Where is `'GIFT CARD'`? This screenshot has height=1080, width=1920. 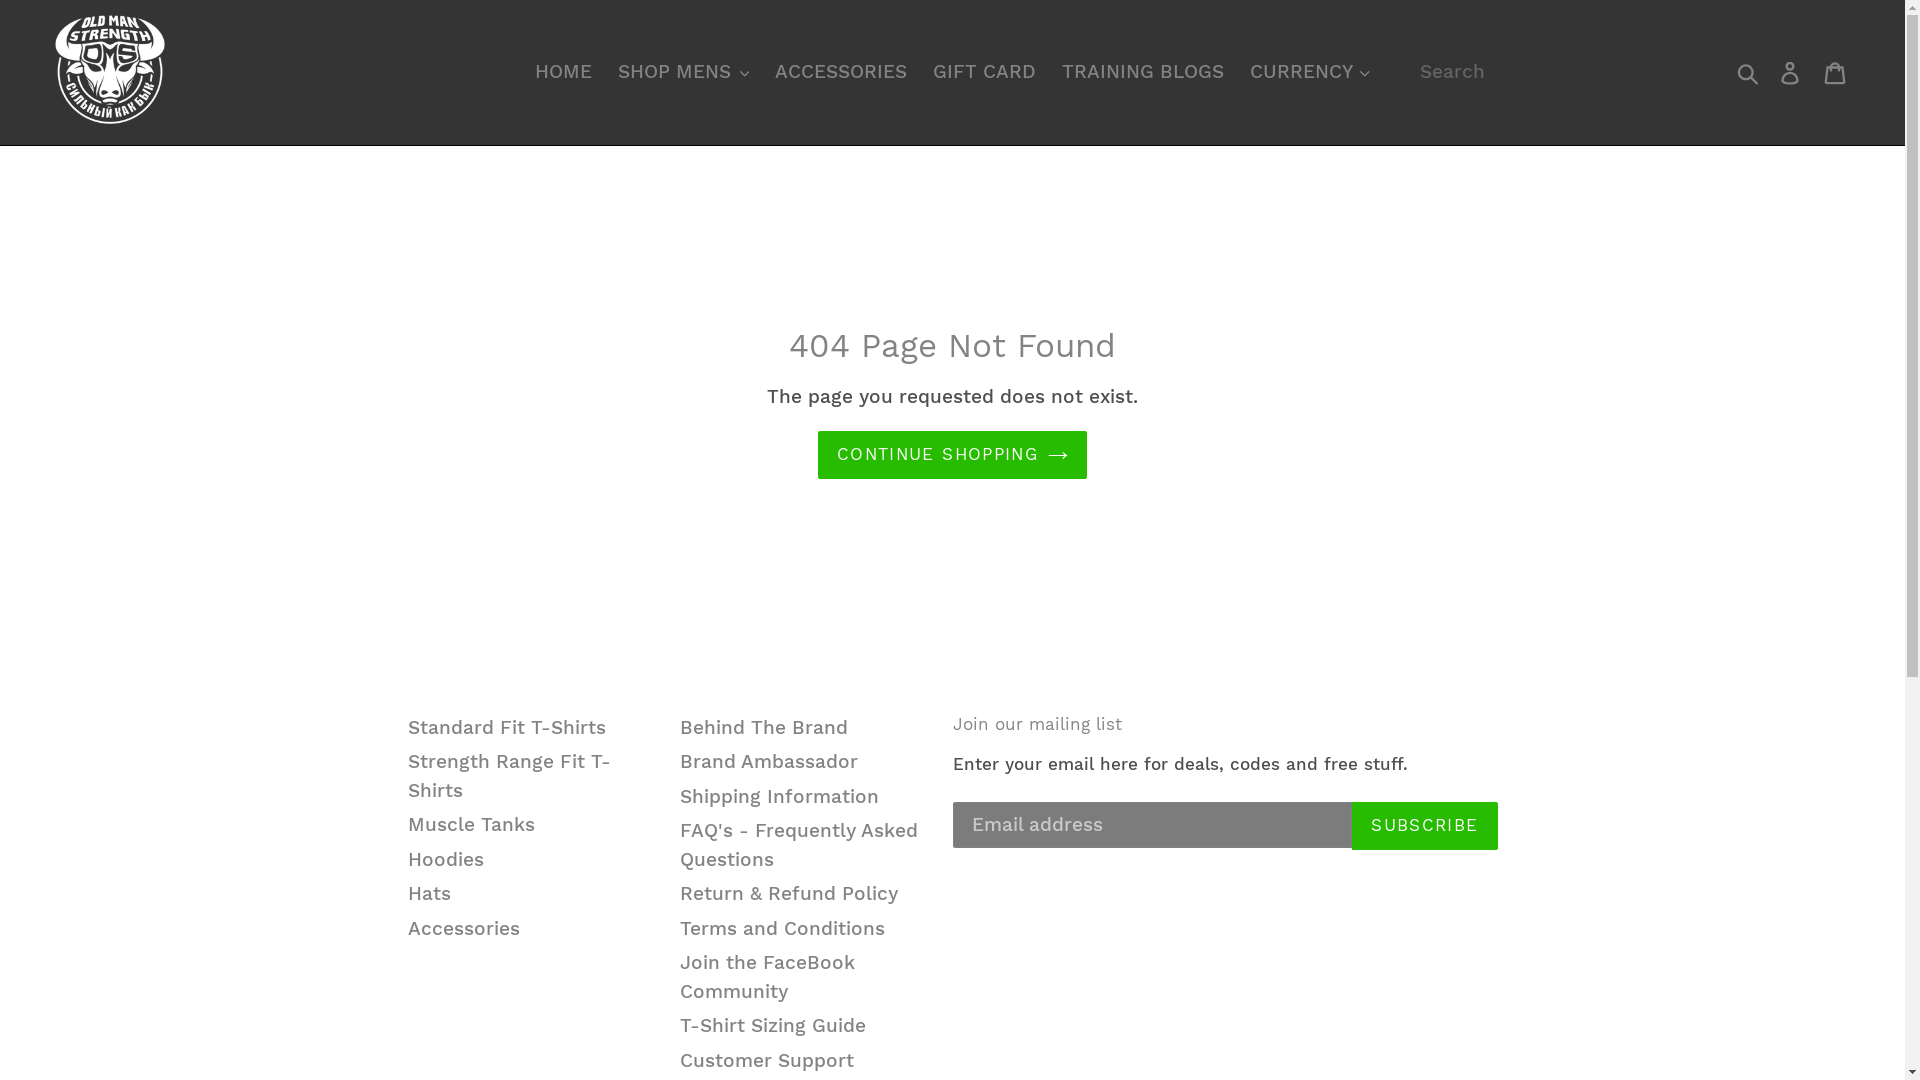
'GIFT CARD' is located at coordinates (984, 71).